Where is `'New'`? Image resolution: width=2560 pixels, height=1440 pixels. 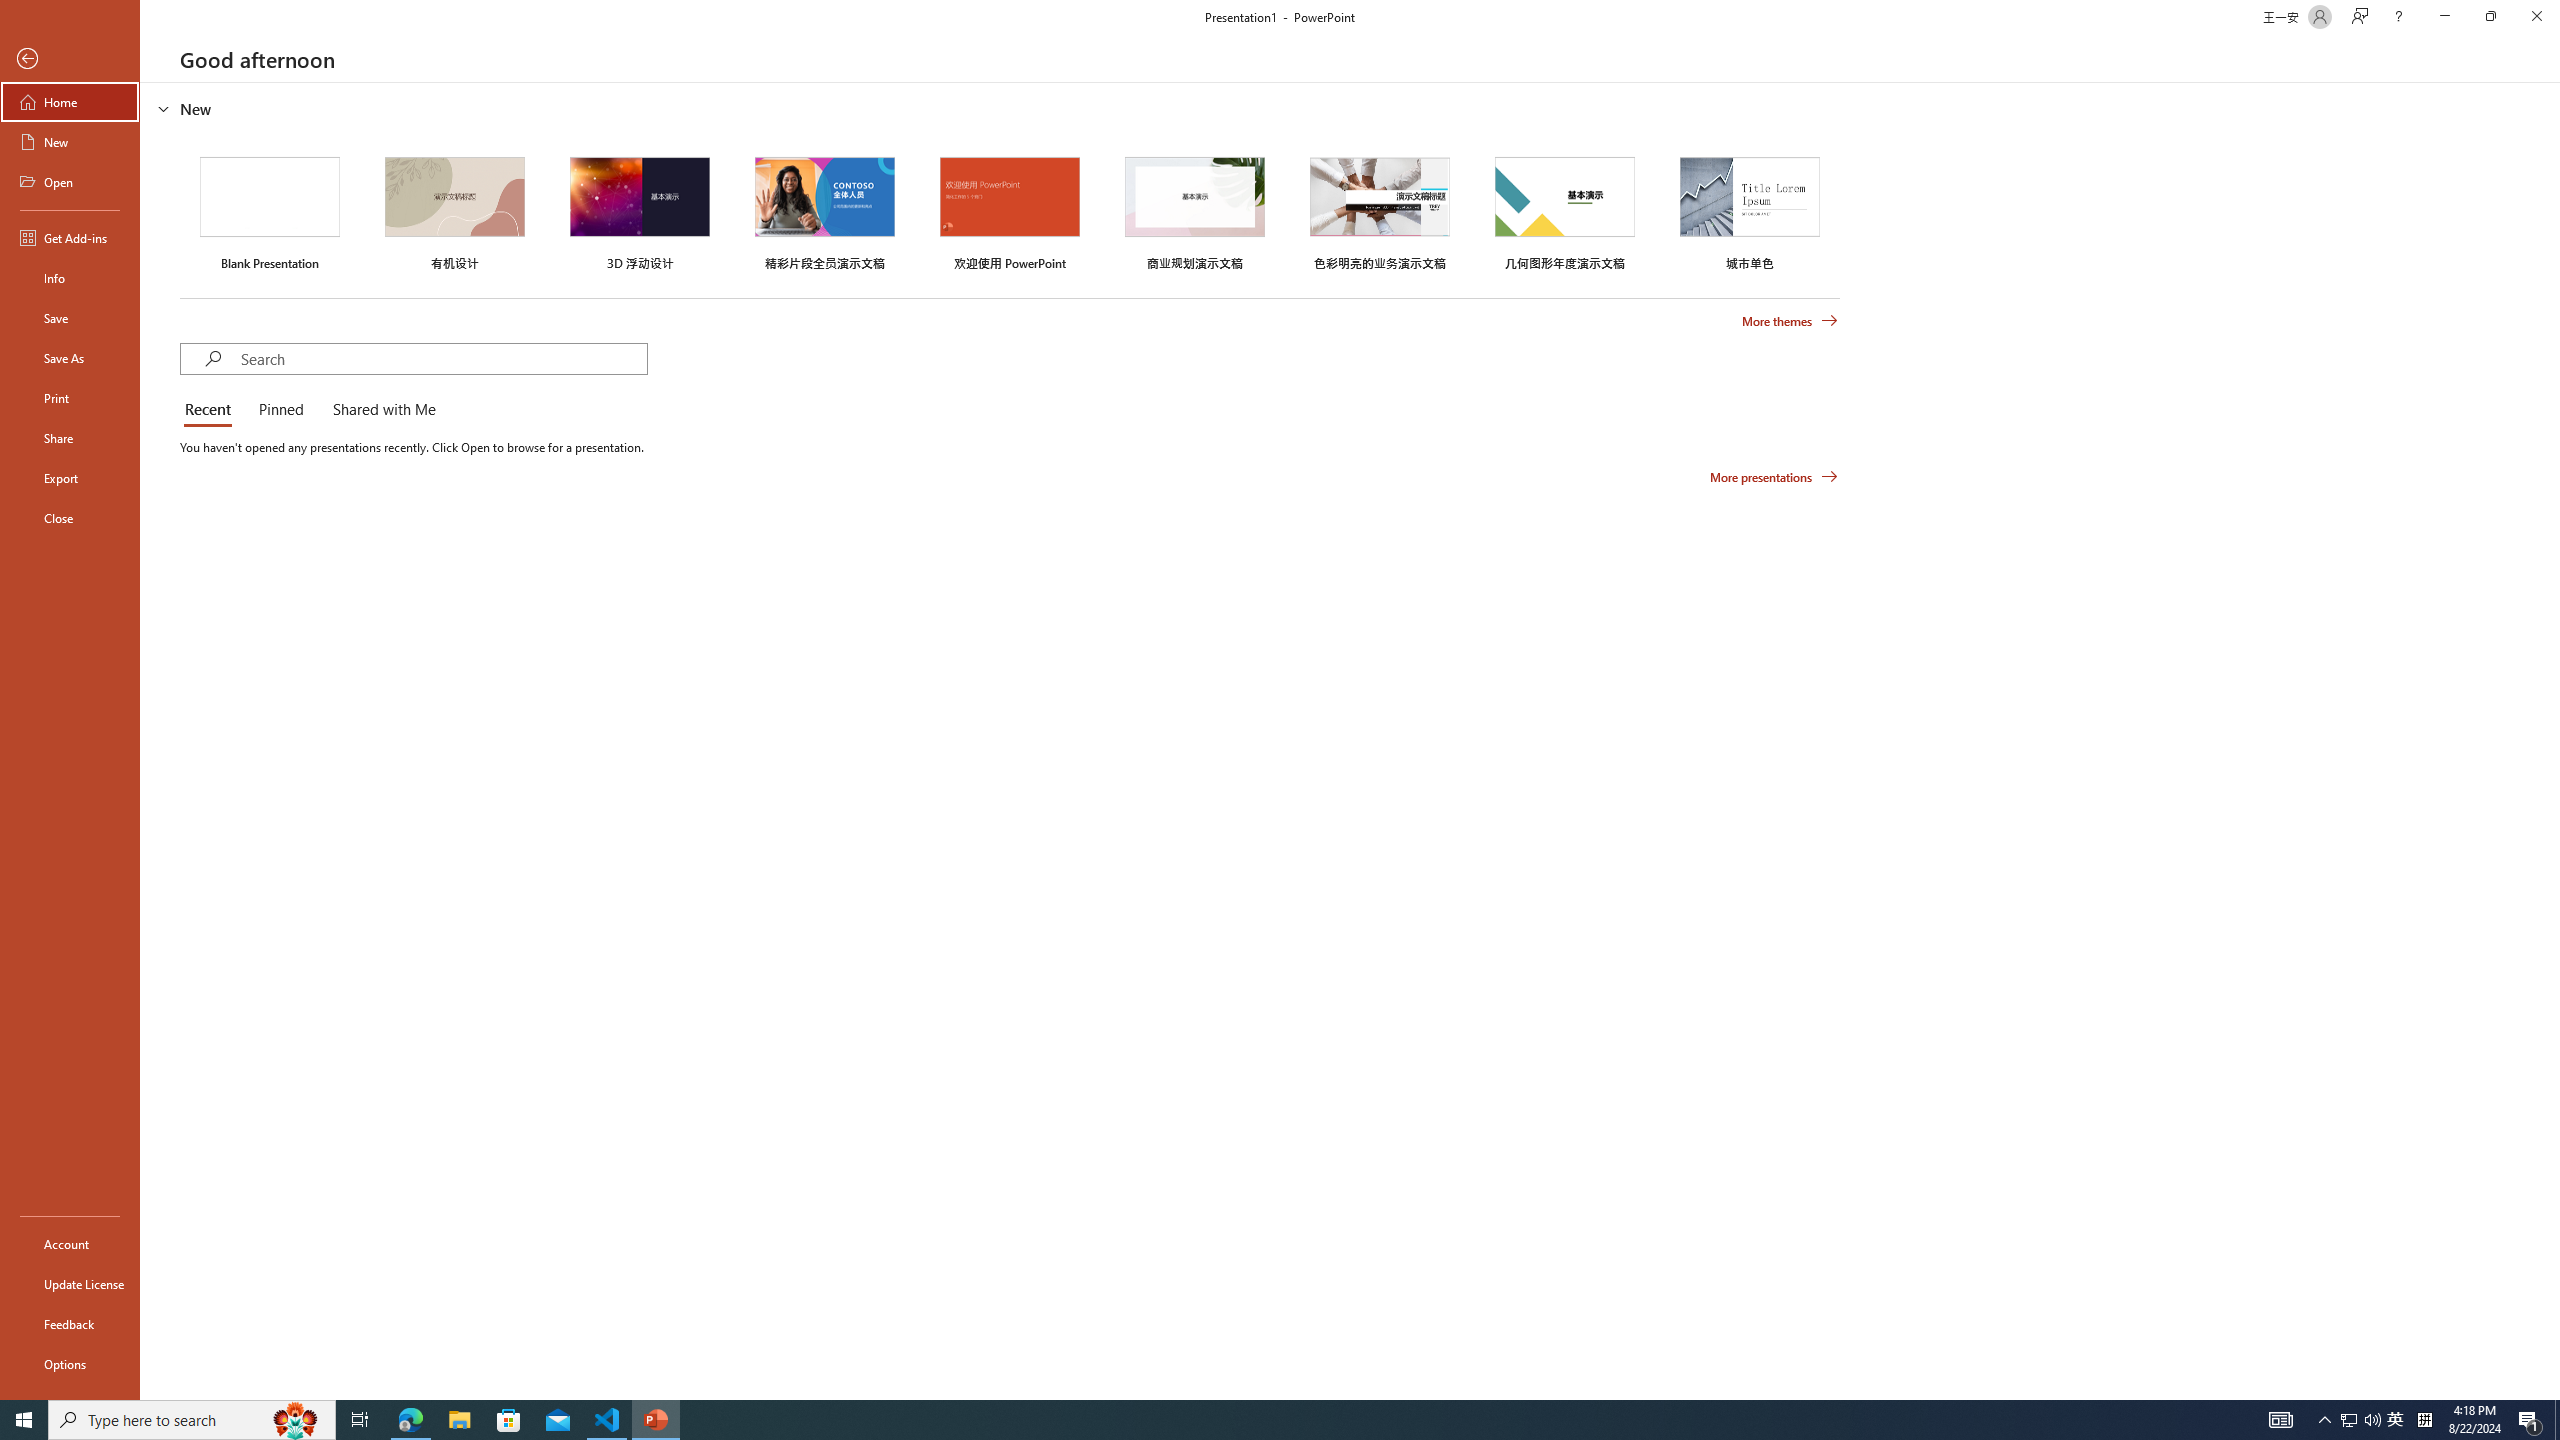
'New' is located at coordinates (69, 141).